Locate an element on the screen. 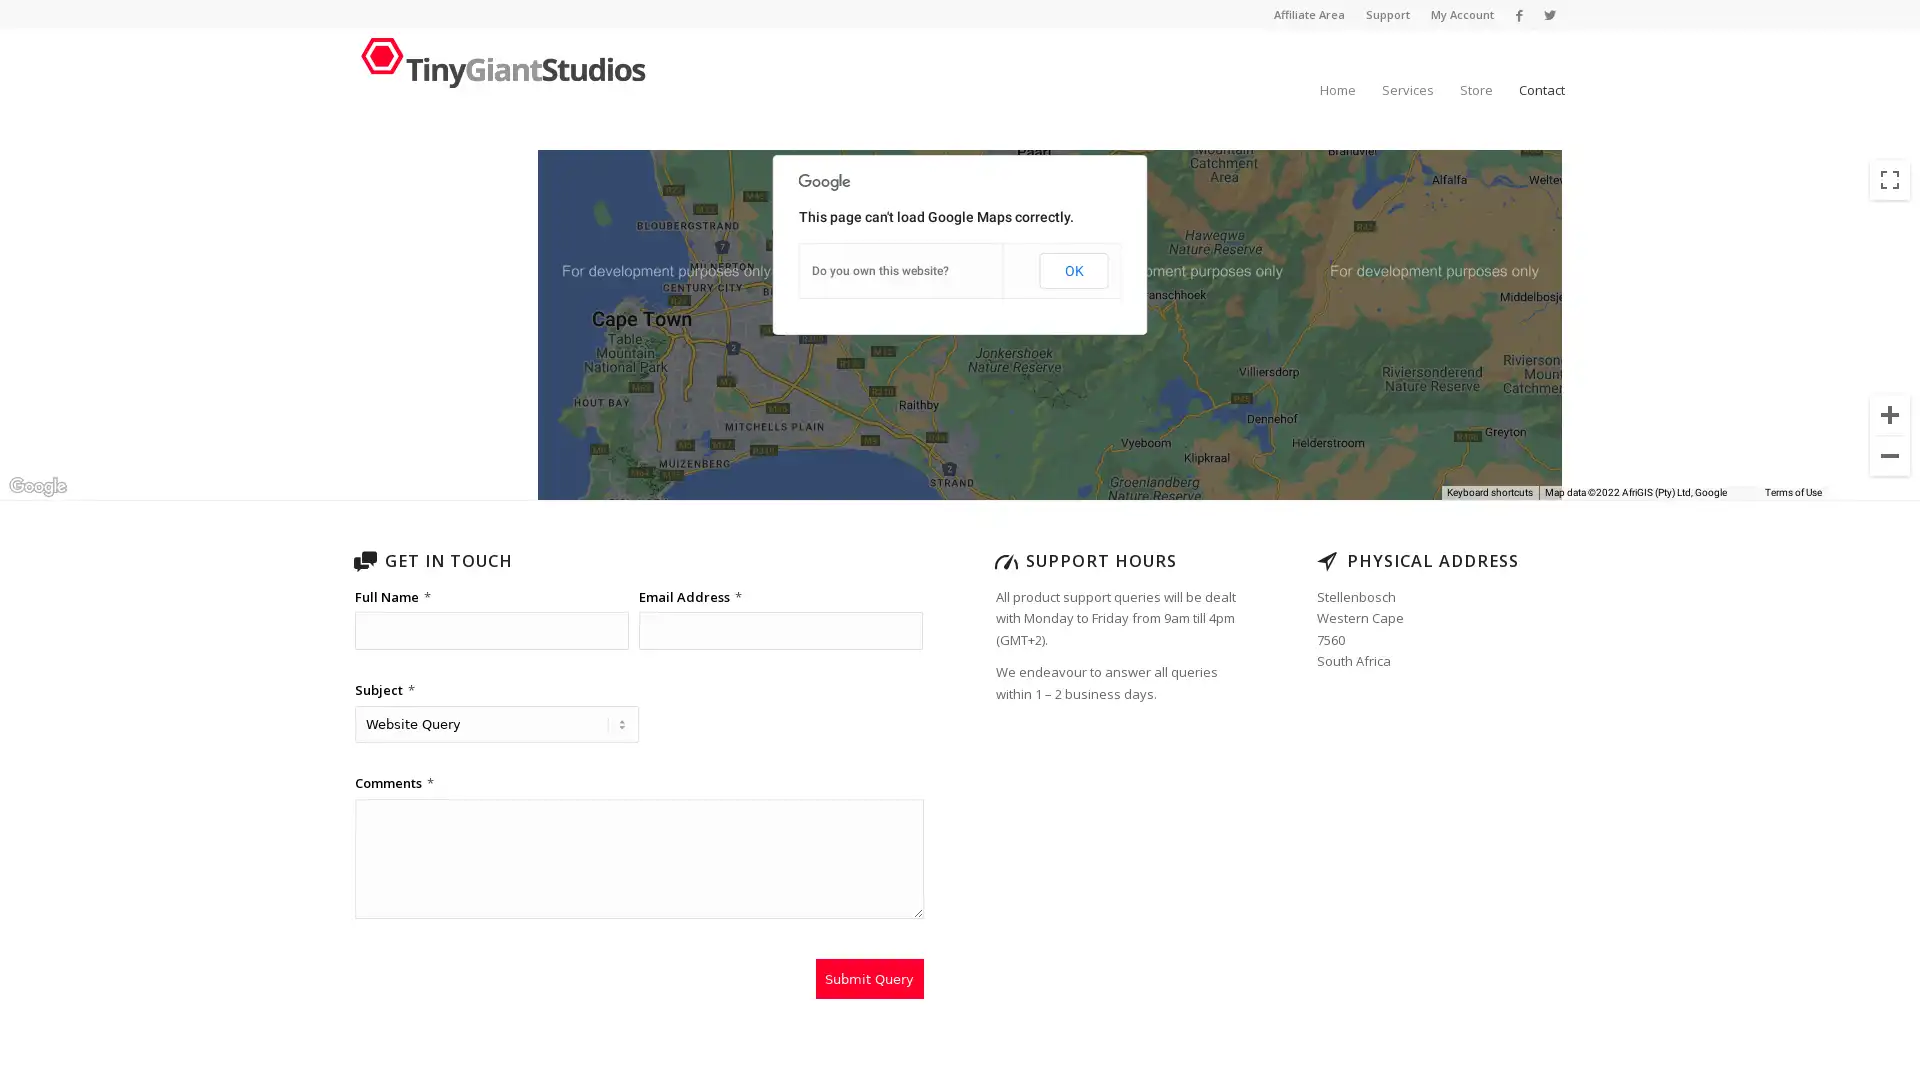 Image resolution: width=1920 pixels, height=1080 pixels. Zoom in is located at coordinates (1889, 414).